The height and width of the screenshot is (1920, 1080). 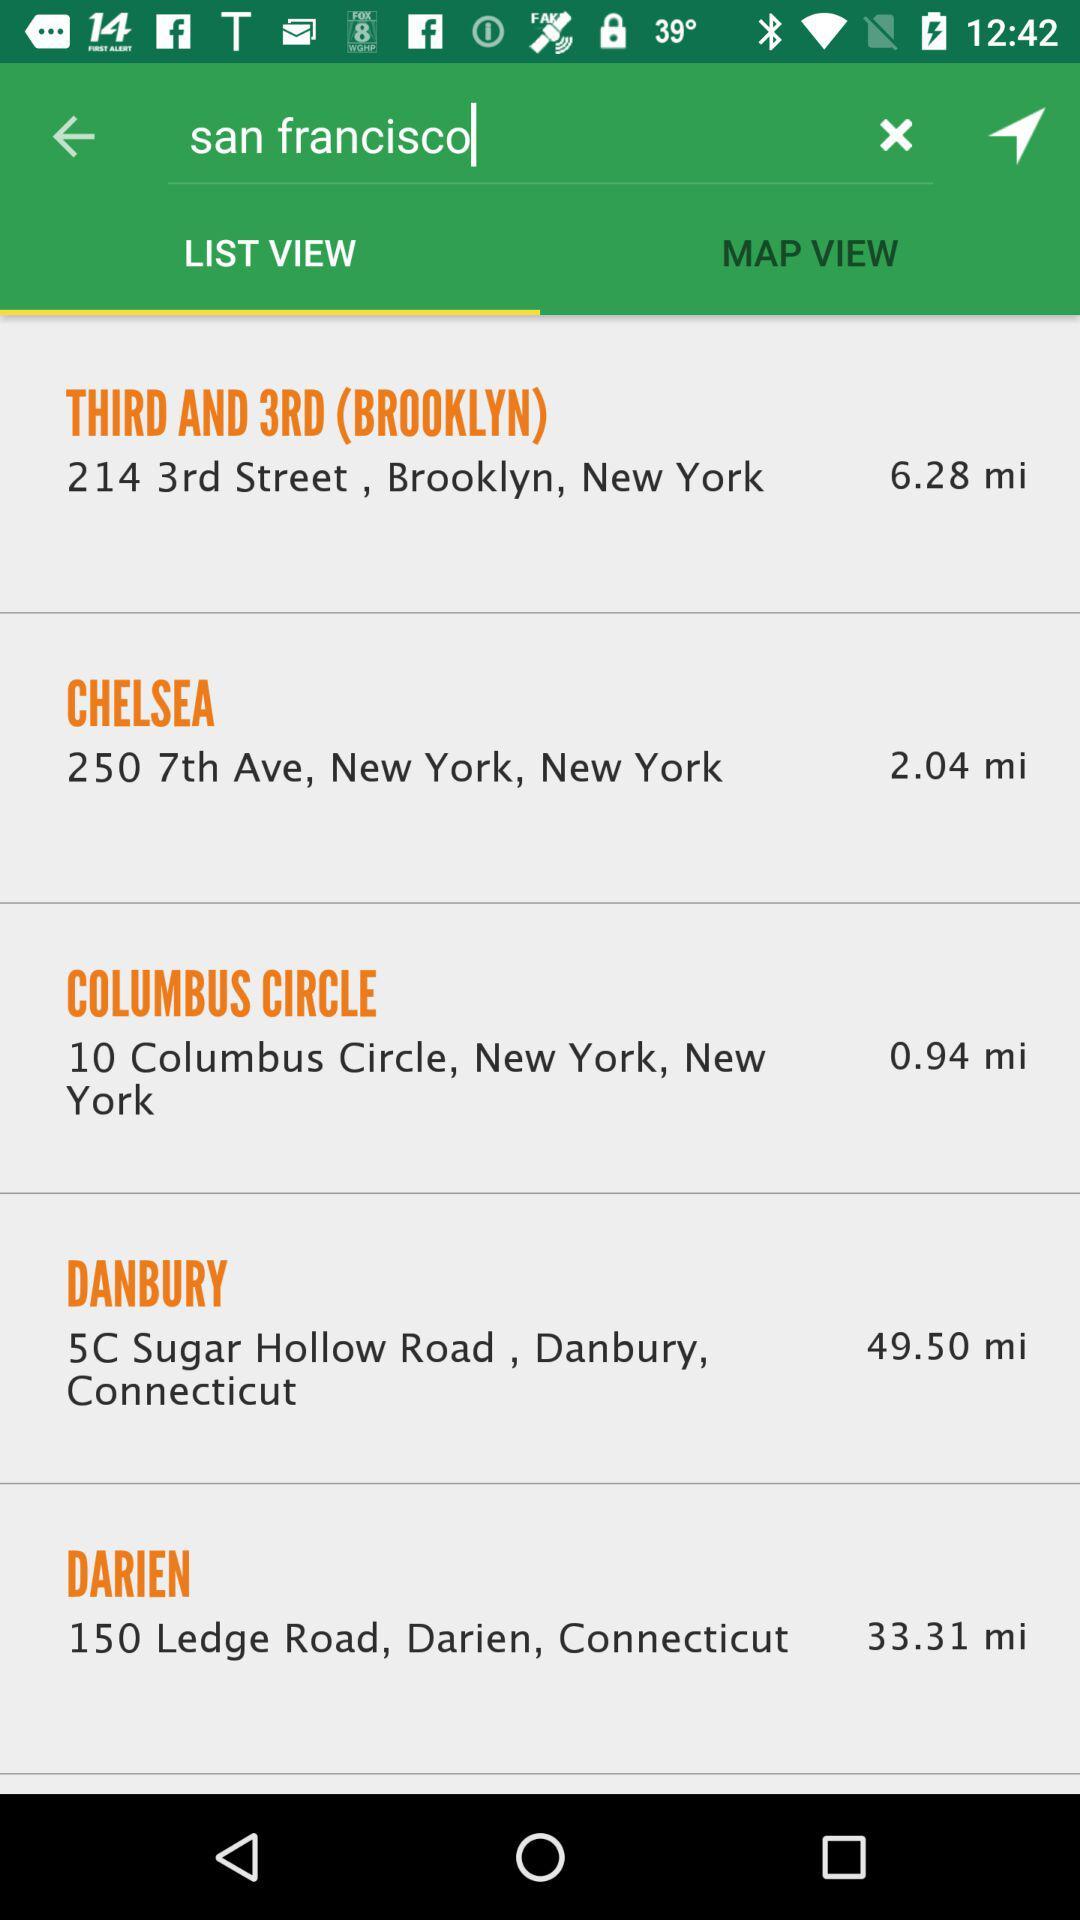 What do you see at coordinates (414, 476) in the screenshot?
I see `item above chelsea icon` at bounding box center [414, 476].